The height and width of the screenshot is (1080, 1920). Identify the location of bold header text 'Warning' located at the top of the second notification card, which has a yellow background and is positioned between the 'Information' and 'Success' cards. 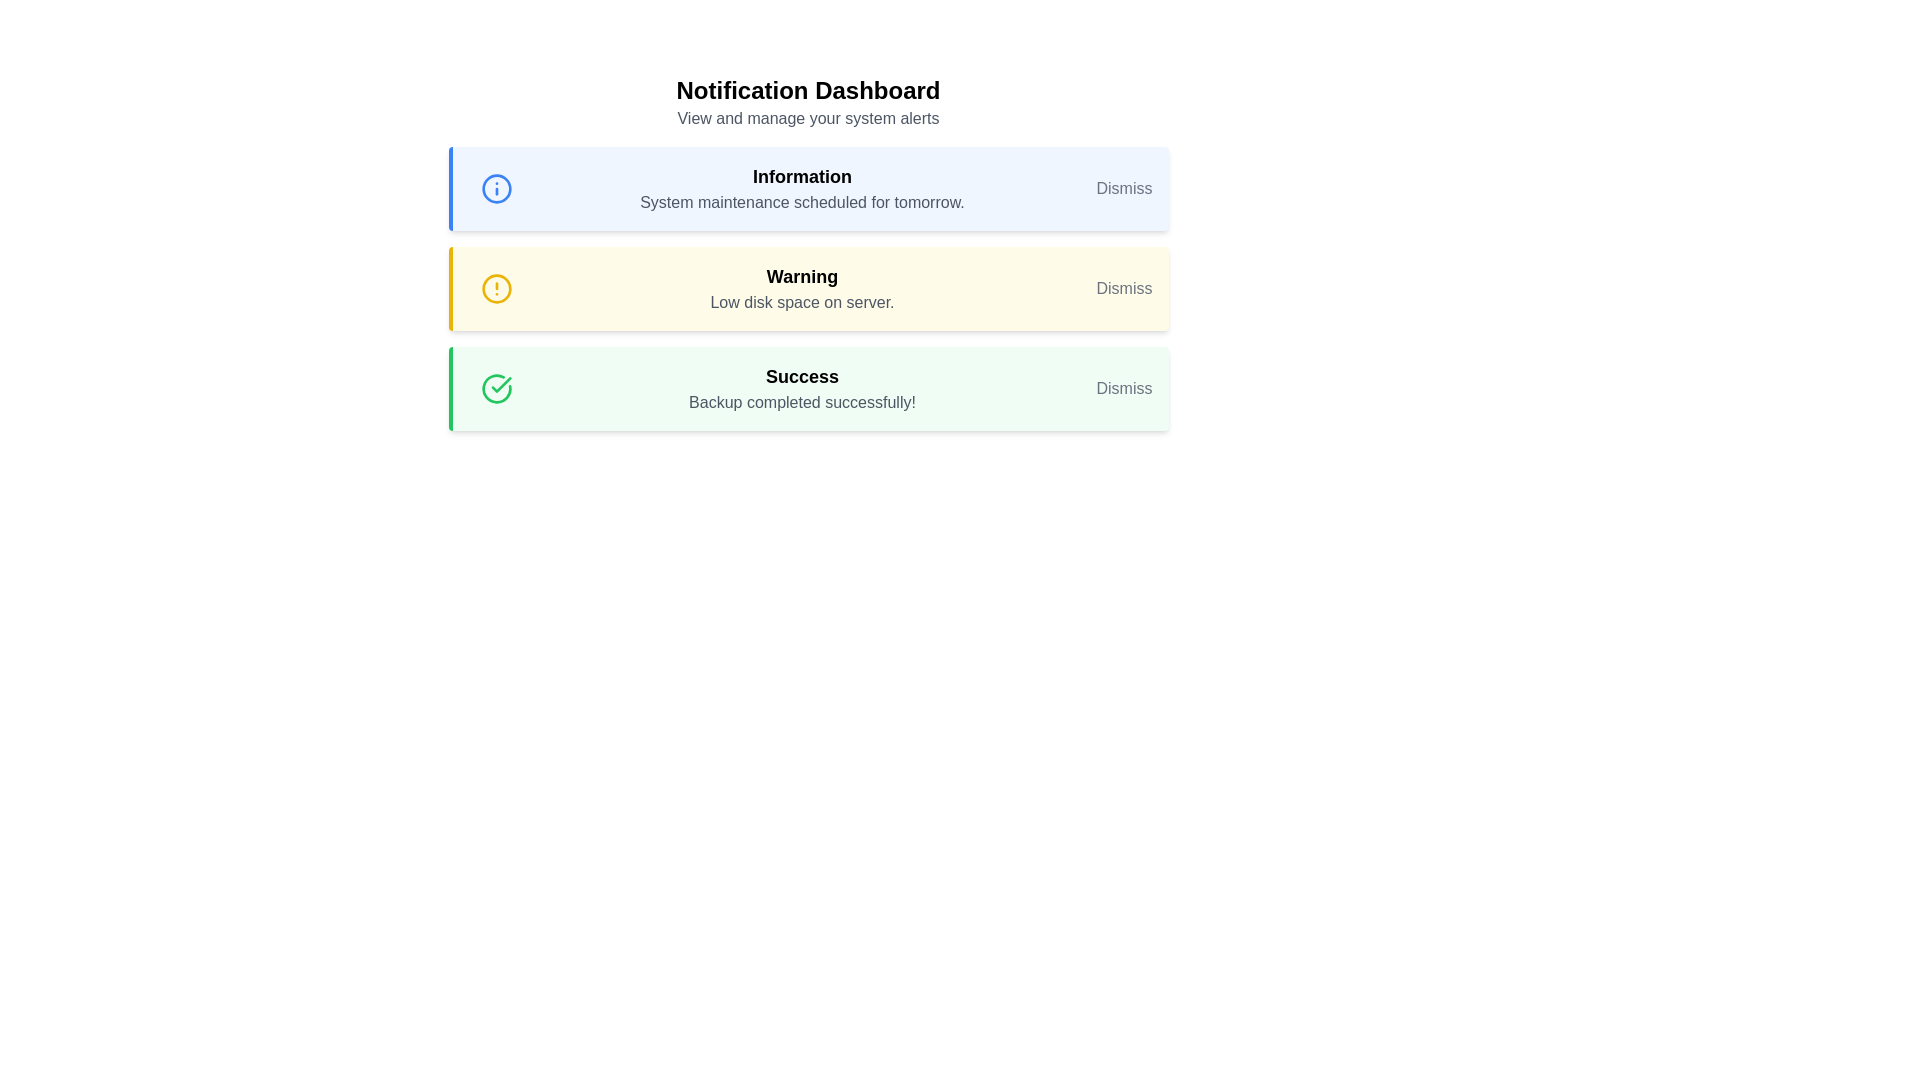
(802, 277).